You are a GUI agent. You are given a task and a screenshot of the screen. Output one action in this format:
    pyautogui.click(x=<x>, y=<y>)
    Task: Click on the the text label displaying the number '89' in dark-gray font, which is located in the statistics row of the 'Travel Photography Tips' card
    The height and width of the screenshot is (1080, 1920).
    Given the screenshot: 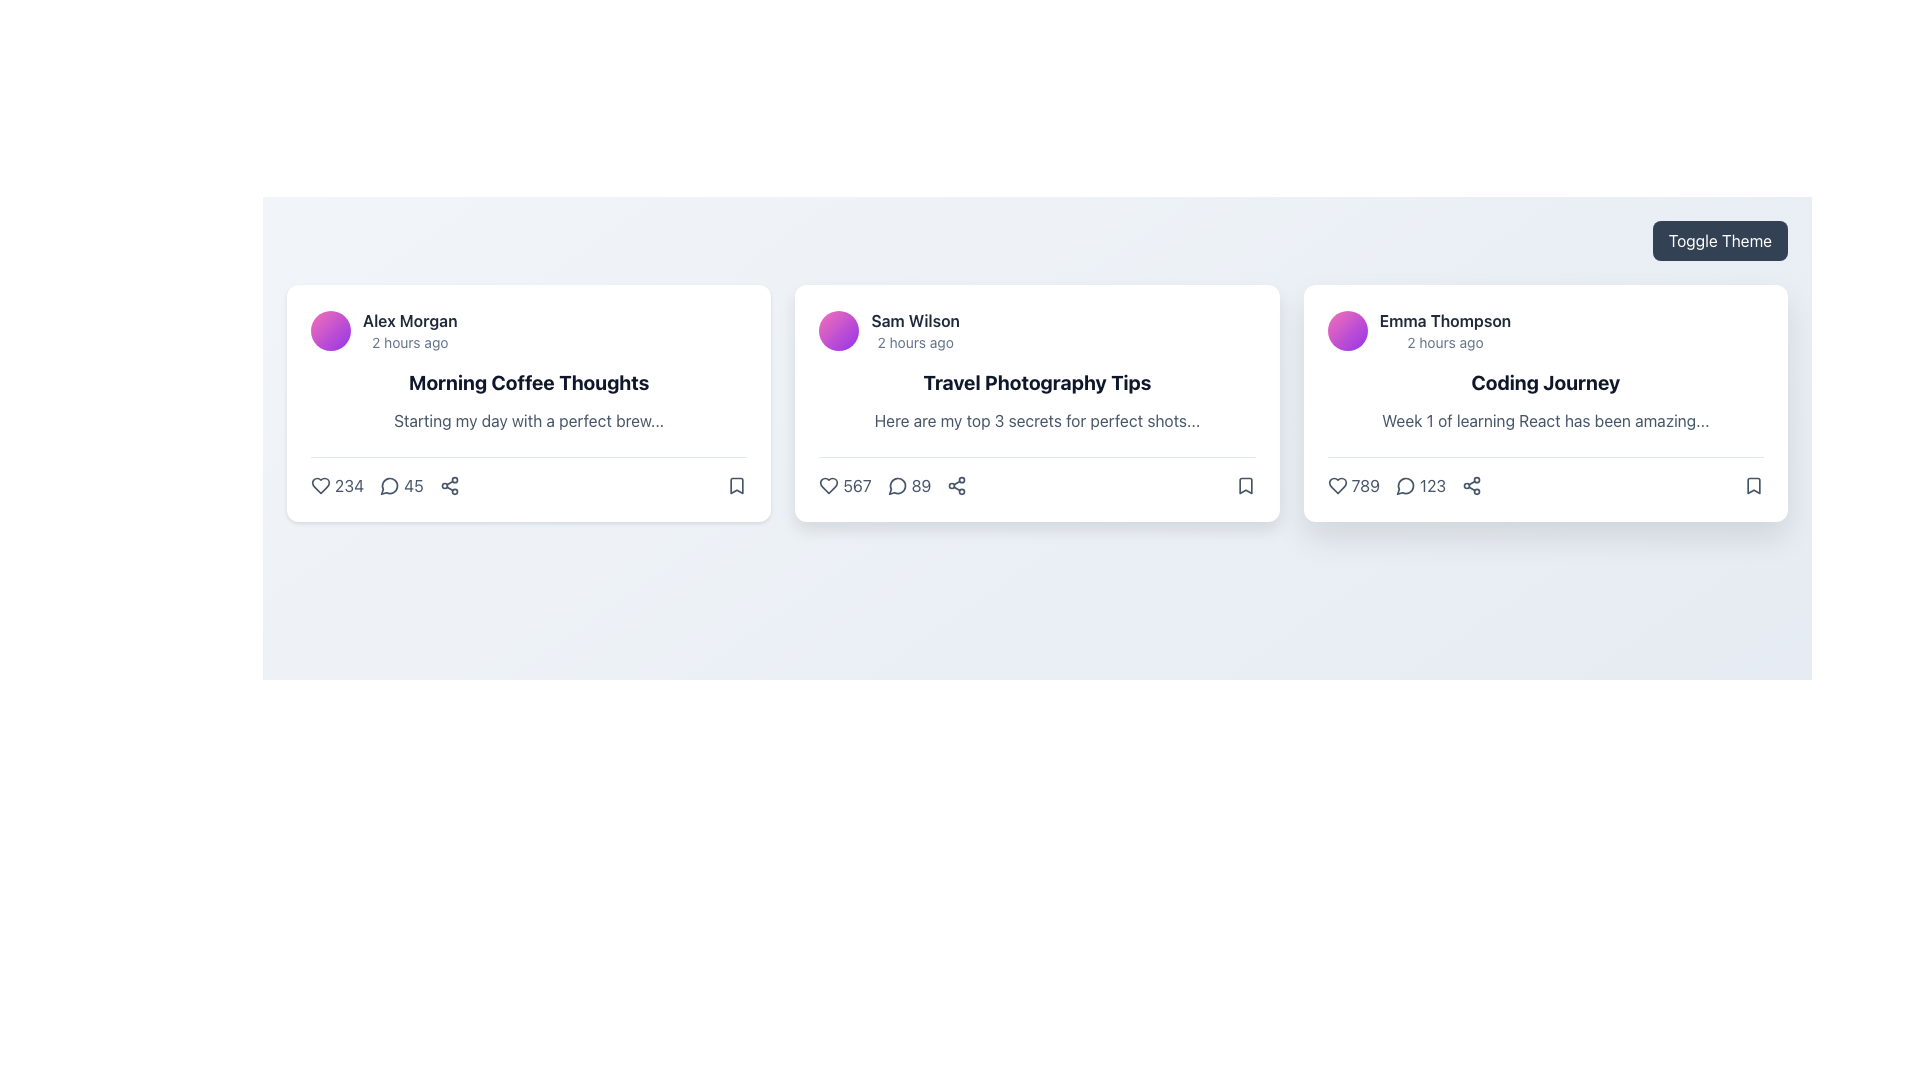 What is the action you would take?
    pyautogui.click(x=920, y=486)
    